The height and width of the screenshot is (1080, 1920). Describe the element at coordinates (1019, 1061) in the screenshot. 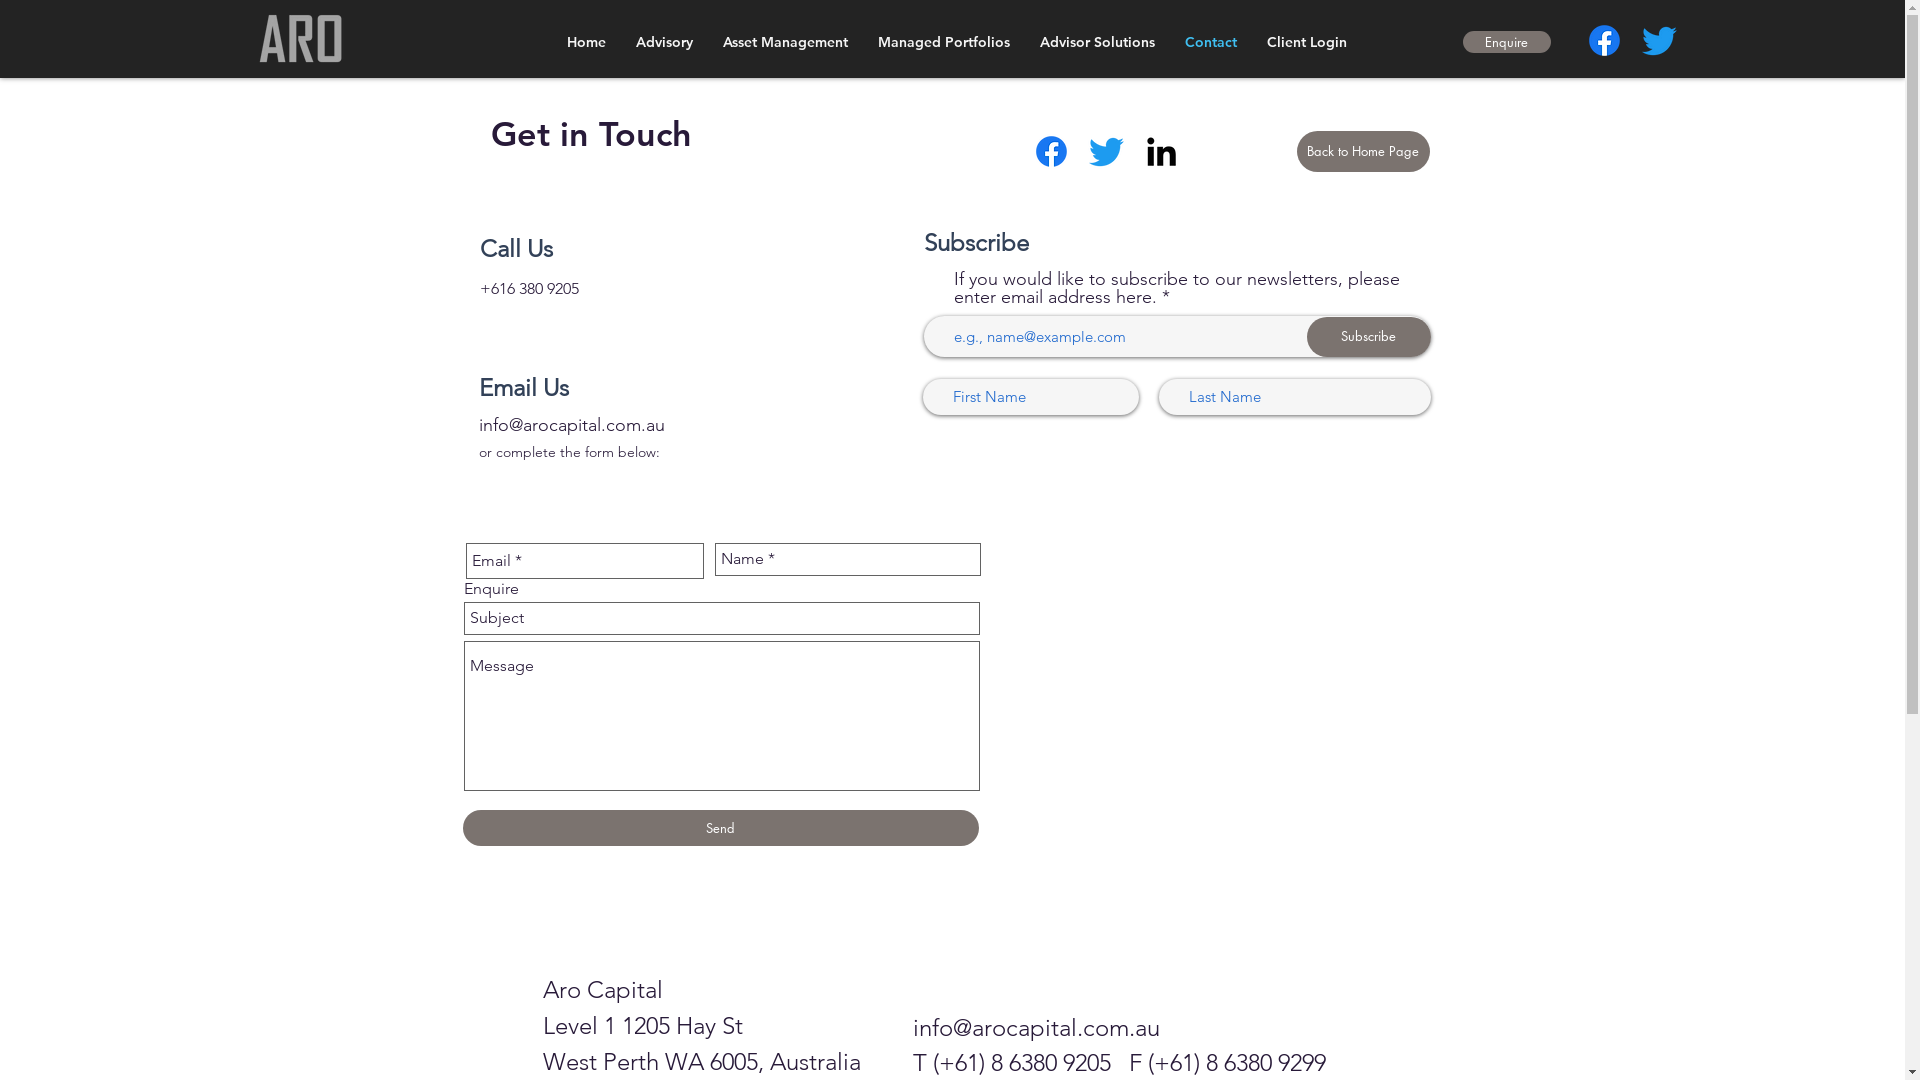

I see `'T (+61) 8 6380 9205   '` at that location.